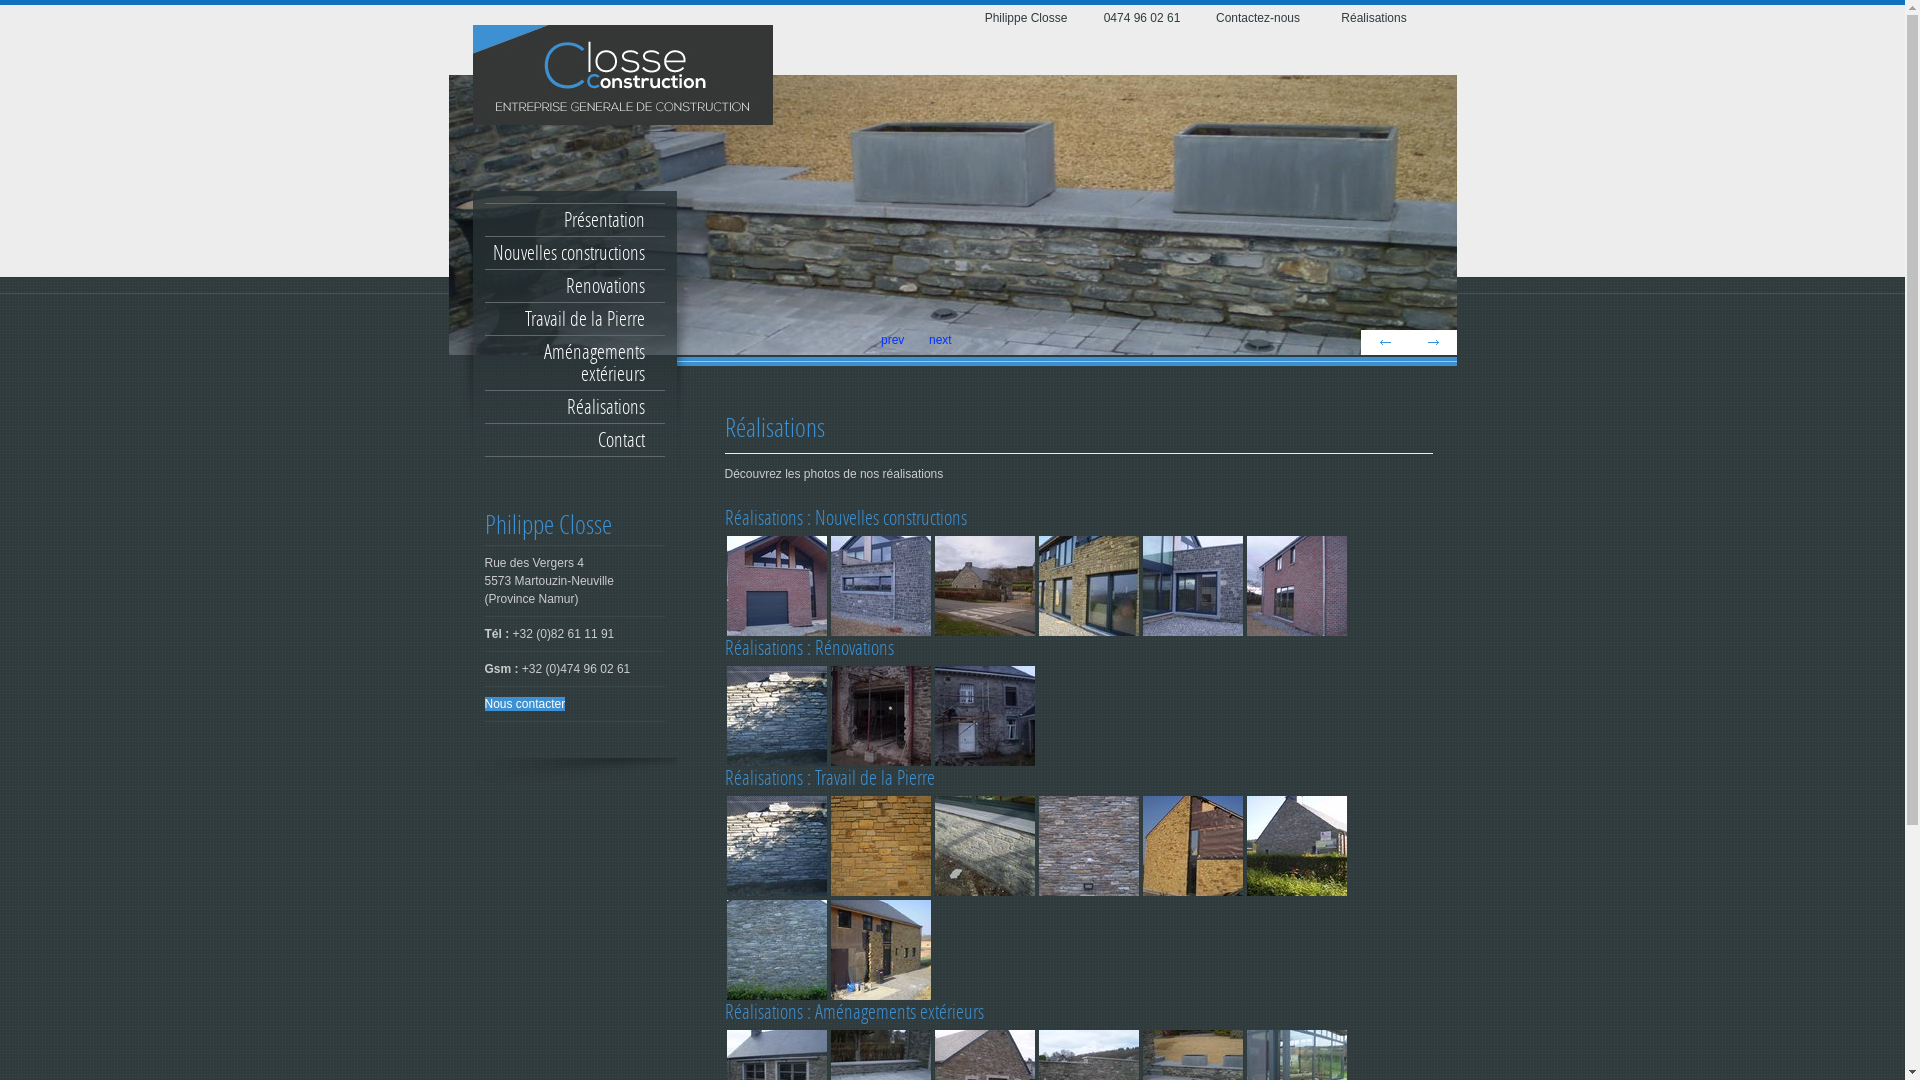 This screenshot has height=1080, width=1920. What do you see at coordinates (775, 585) in the screenshot?
I see `'OLYMPUS DIGITAL CAMERA         '` at bounding box center [775, 585].